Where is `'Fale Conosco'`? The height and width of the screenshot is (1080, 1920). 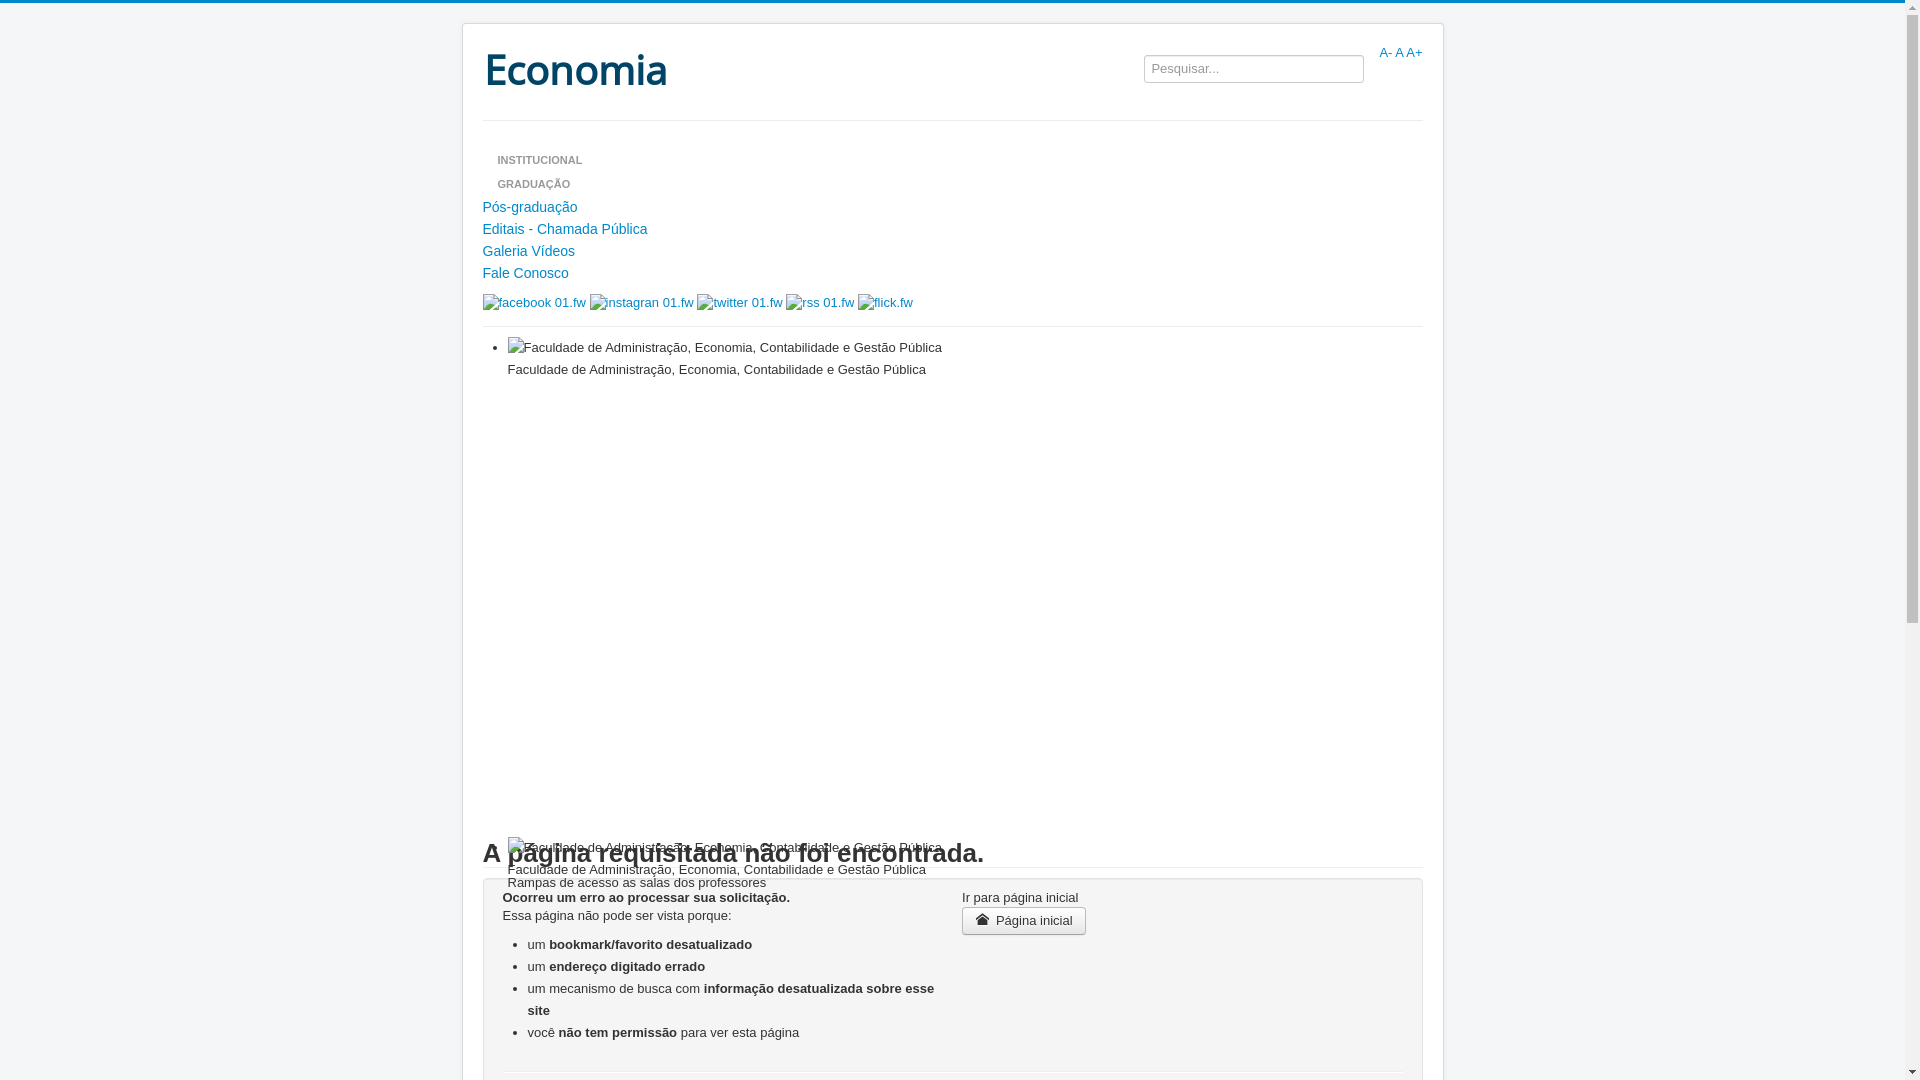 'Fale Conosco' is located at coordinates (950, 273).